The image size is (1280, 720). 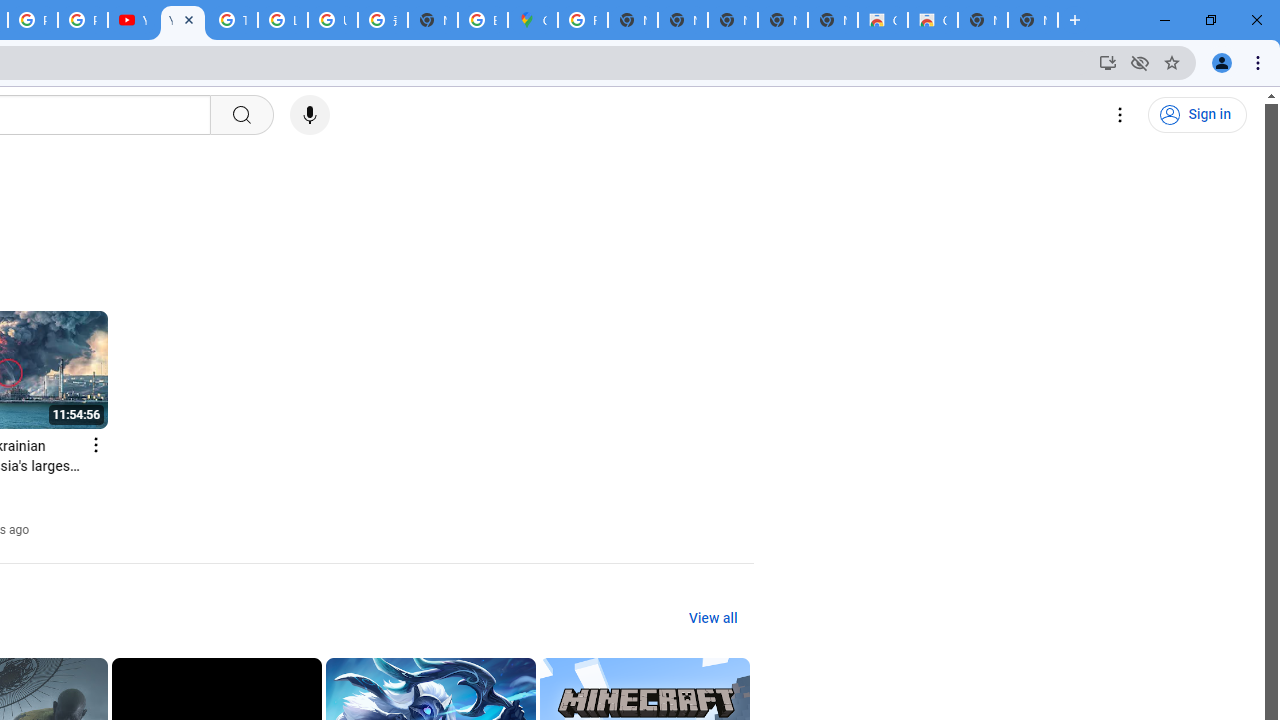 What do you see at coordinates (1106, 61) in the screenshot?
I see `'Install YouTube'` at bounding box center [1106, 61].